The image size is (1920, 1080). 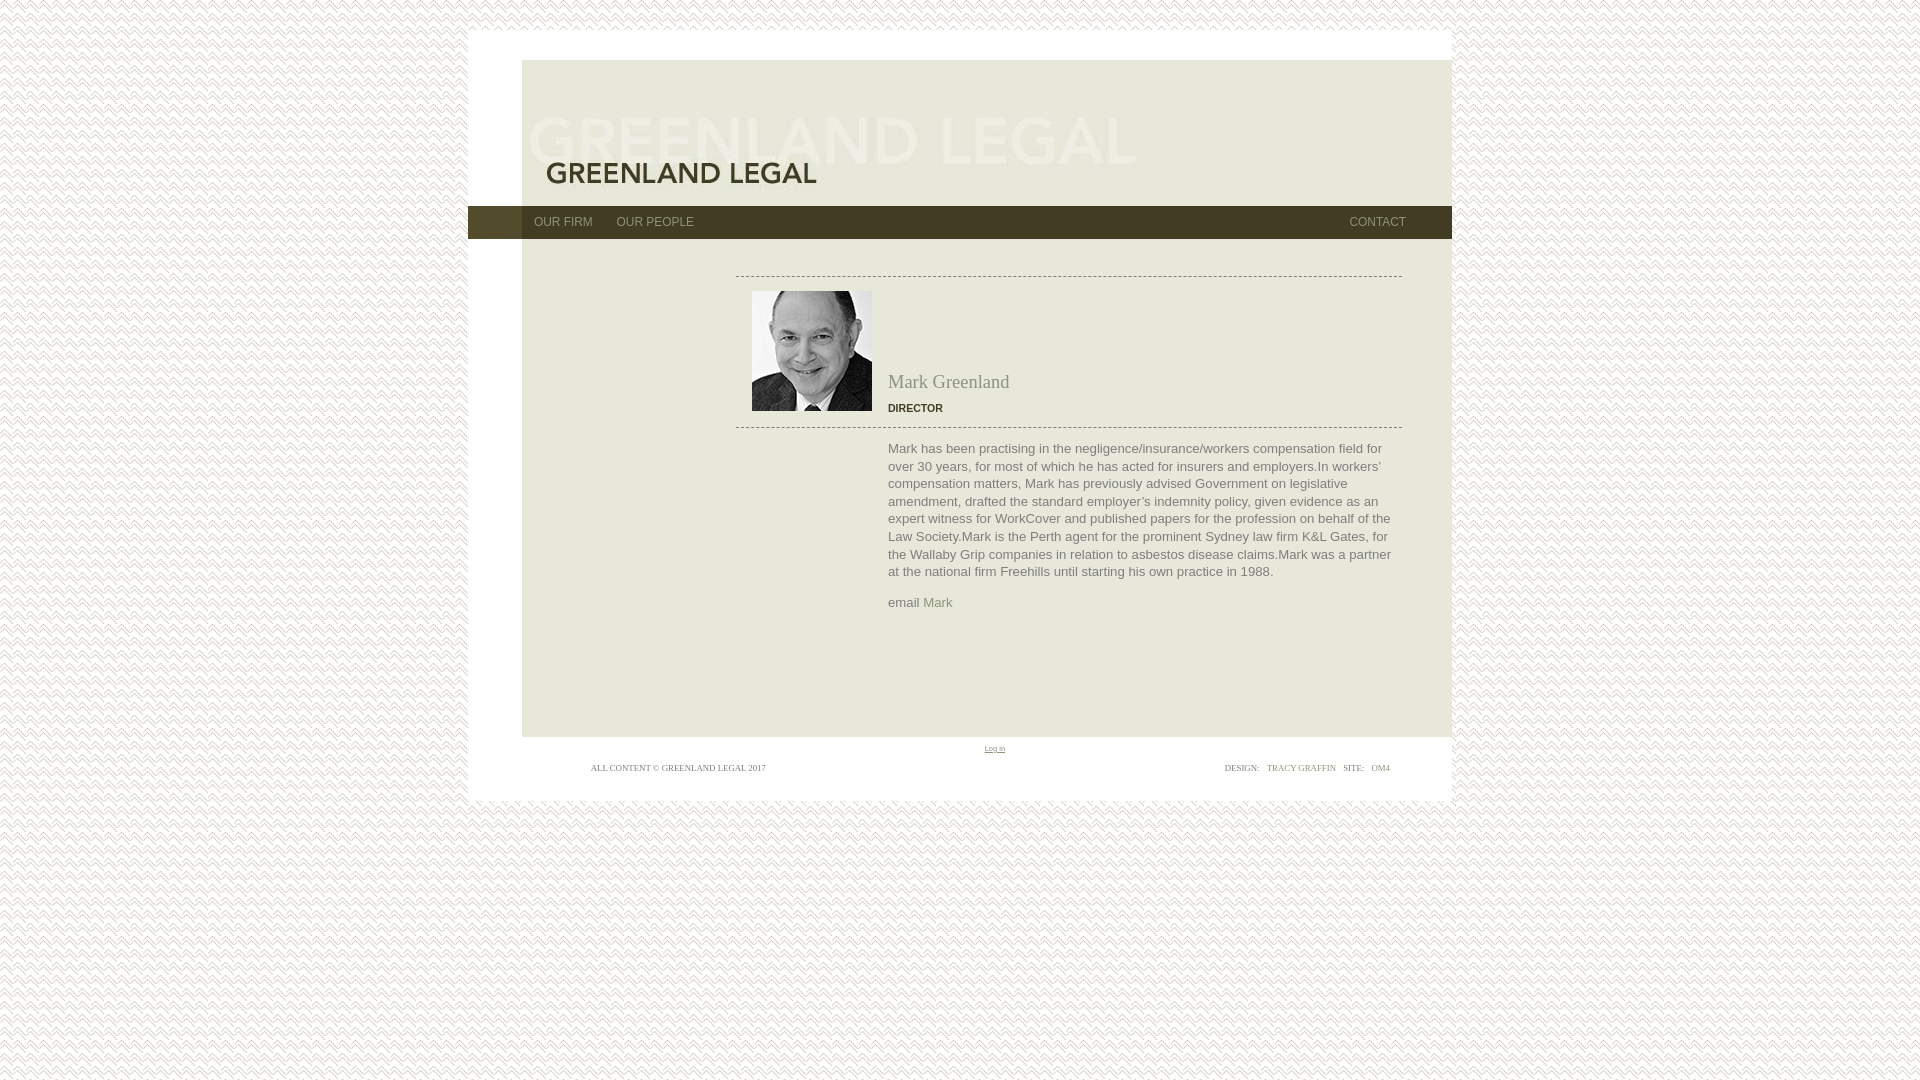 What do you see at coordinates (1379, 766) in the screenshot?
I see `'OM4'` at bounding box center [1379, 766].